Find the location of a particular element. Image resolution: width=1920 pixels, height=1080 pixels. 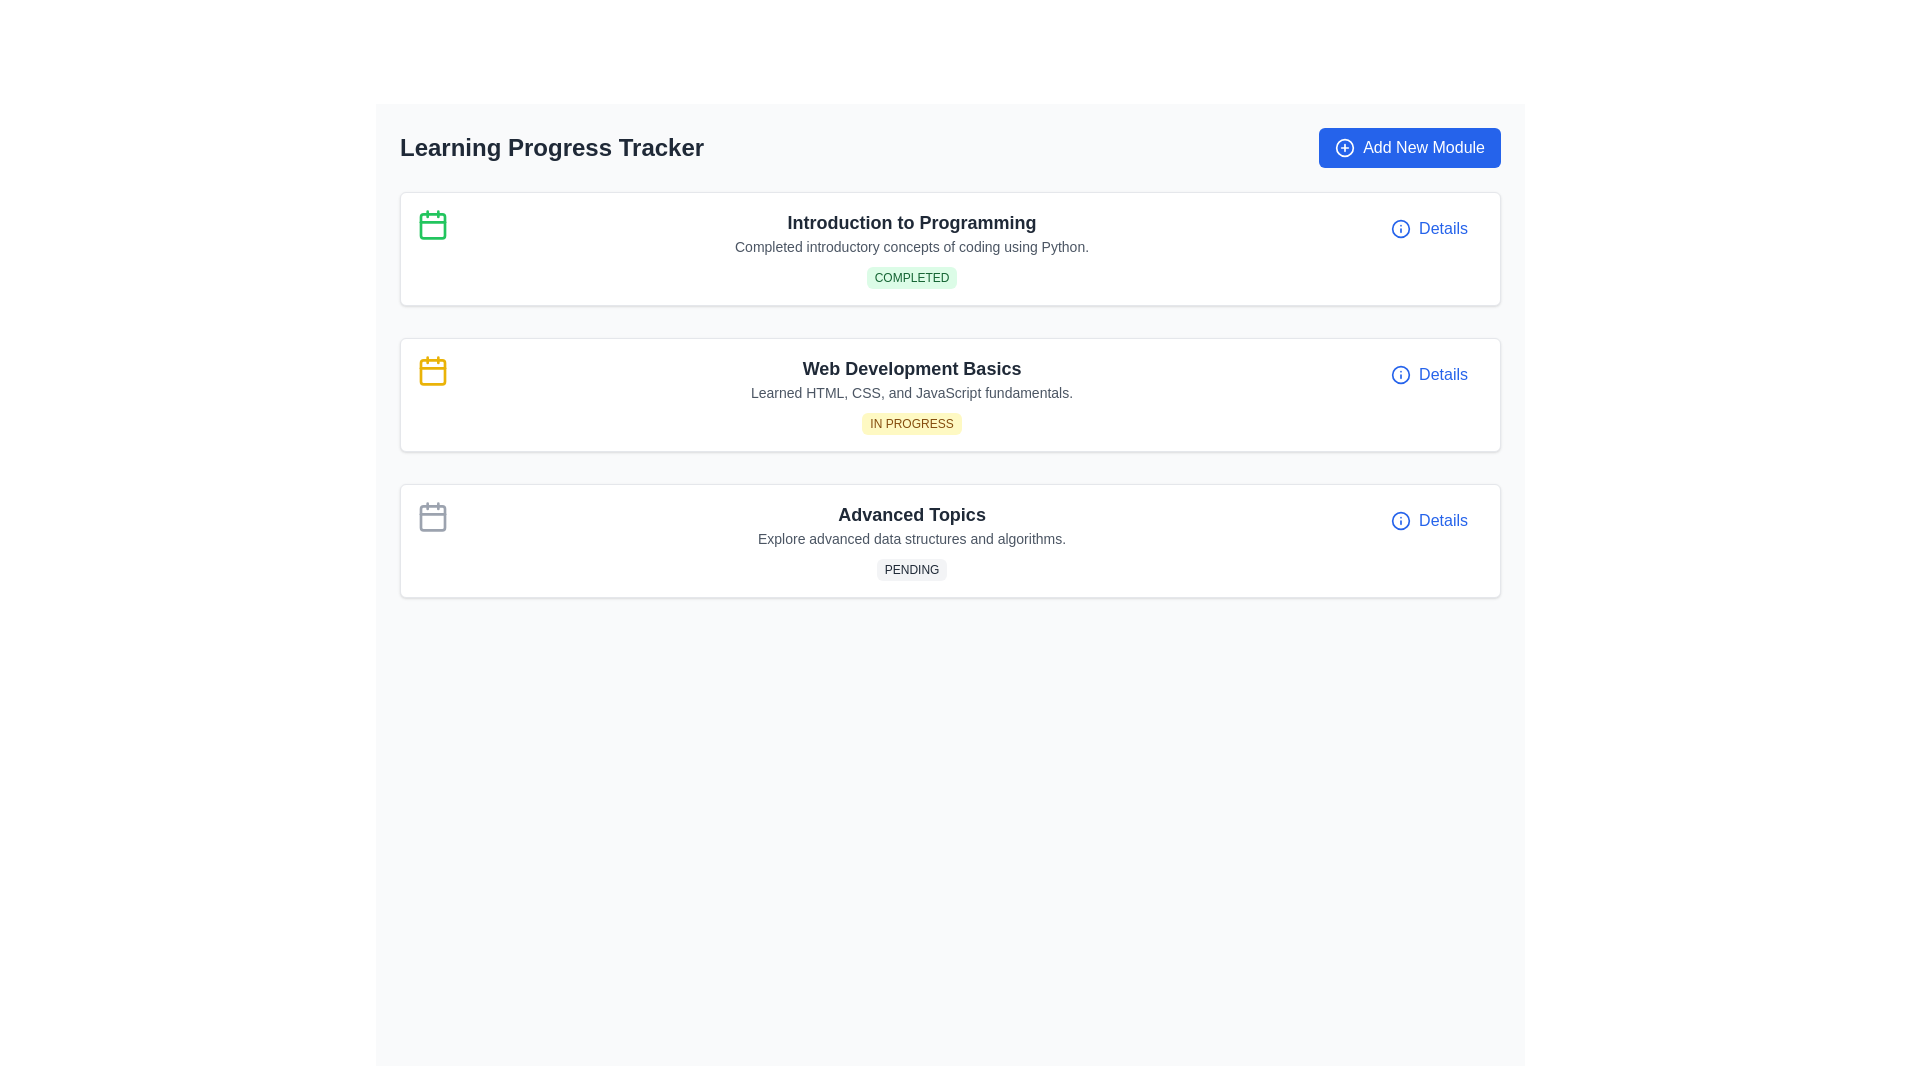

the status indicator located at the bottom-right section of the card titled 'Introduction to Programming', which signifies the completion of the module is located at coordinates (911, 277).